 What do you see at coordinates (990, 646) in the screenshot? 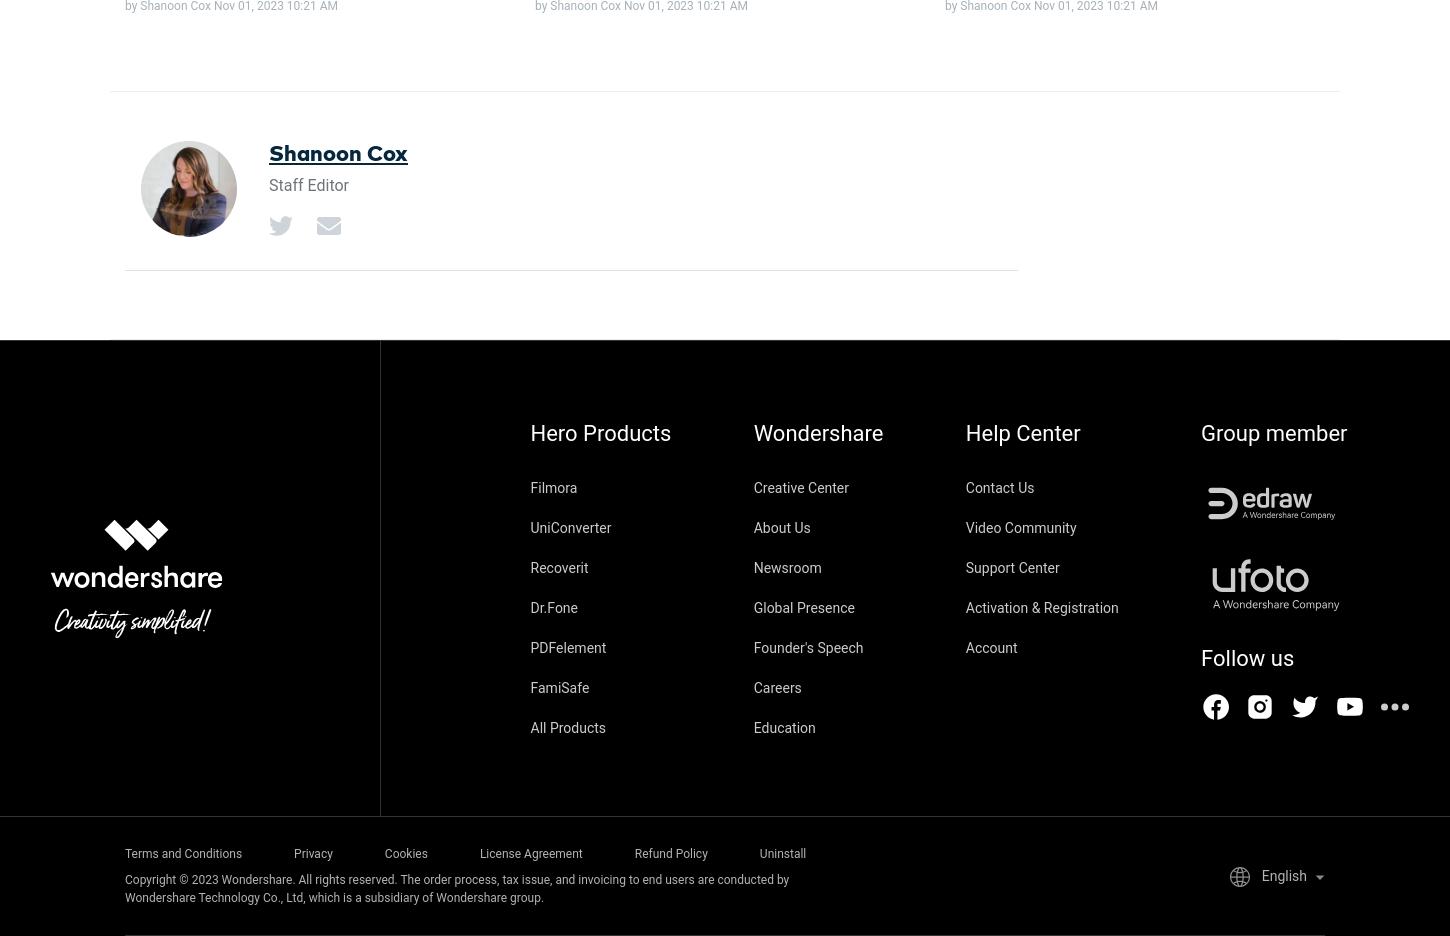
I see `'Account'` at bounding box center [990, 646].